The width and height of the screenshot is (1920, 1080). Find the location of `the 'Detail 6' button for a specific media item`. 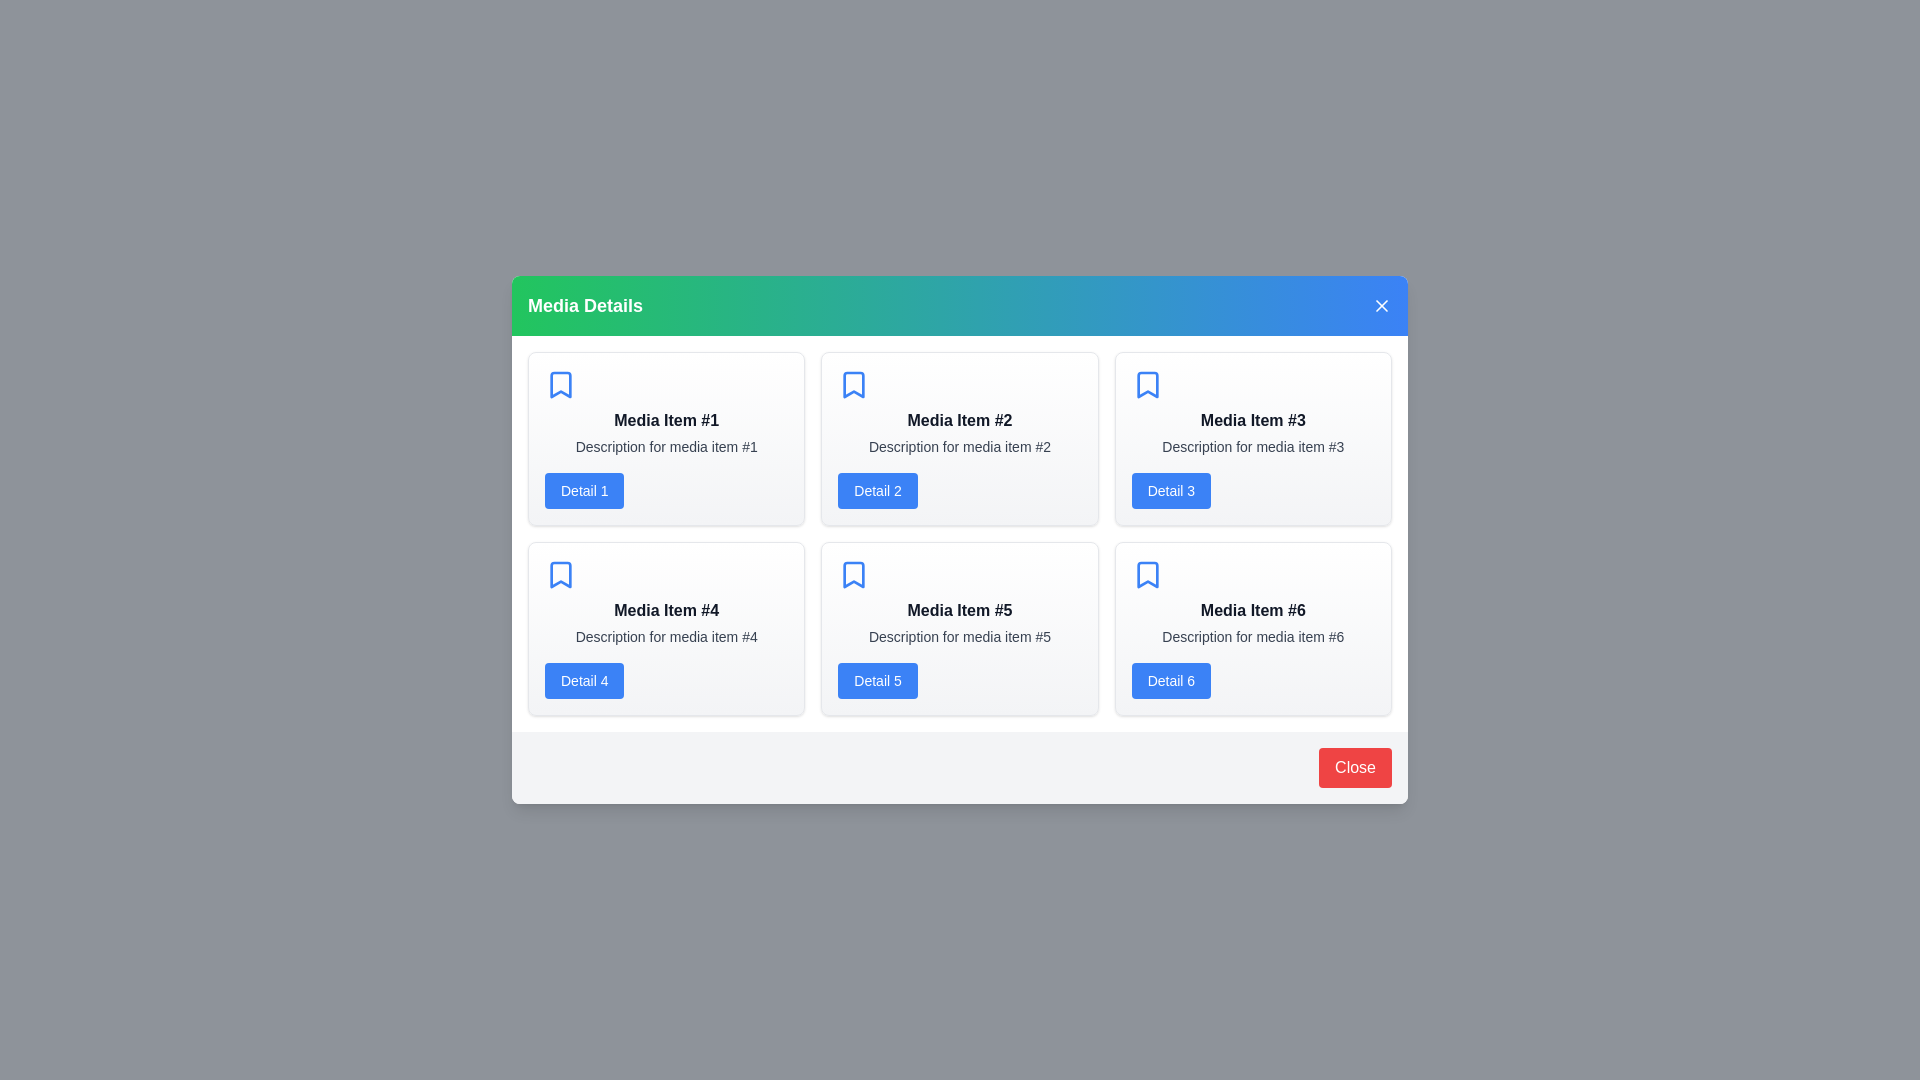

the 'Detail 6' button for a specific media item is located at coordinates (1171, 680).